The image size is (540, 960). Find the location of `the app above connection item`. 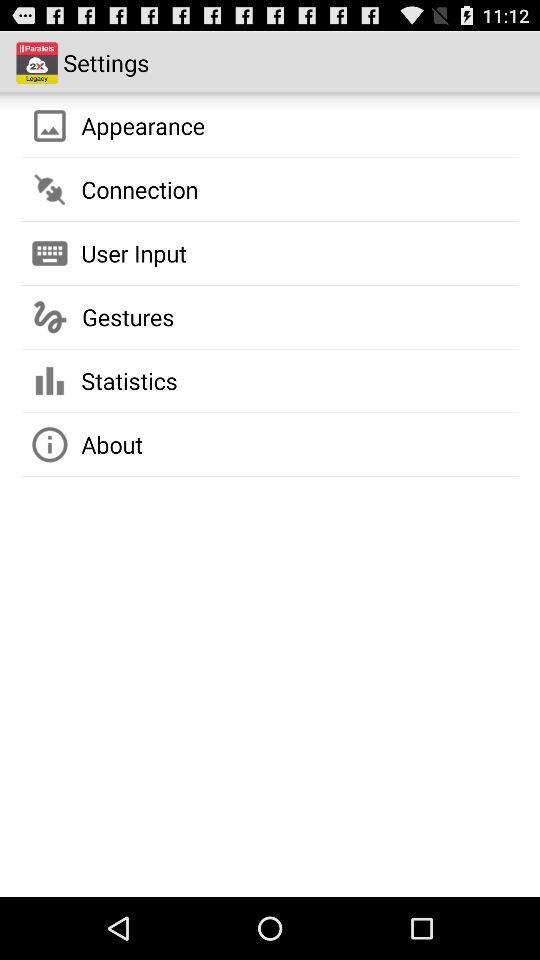

the app above connection item is located at coordinates (142, 124).